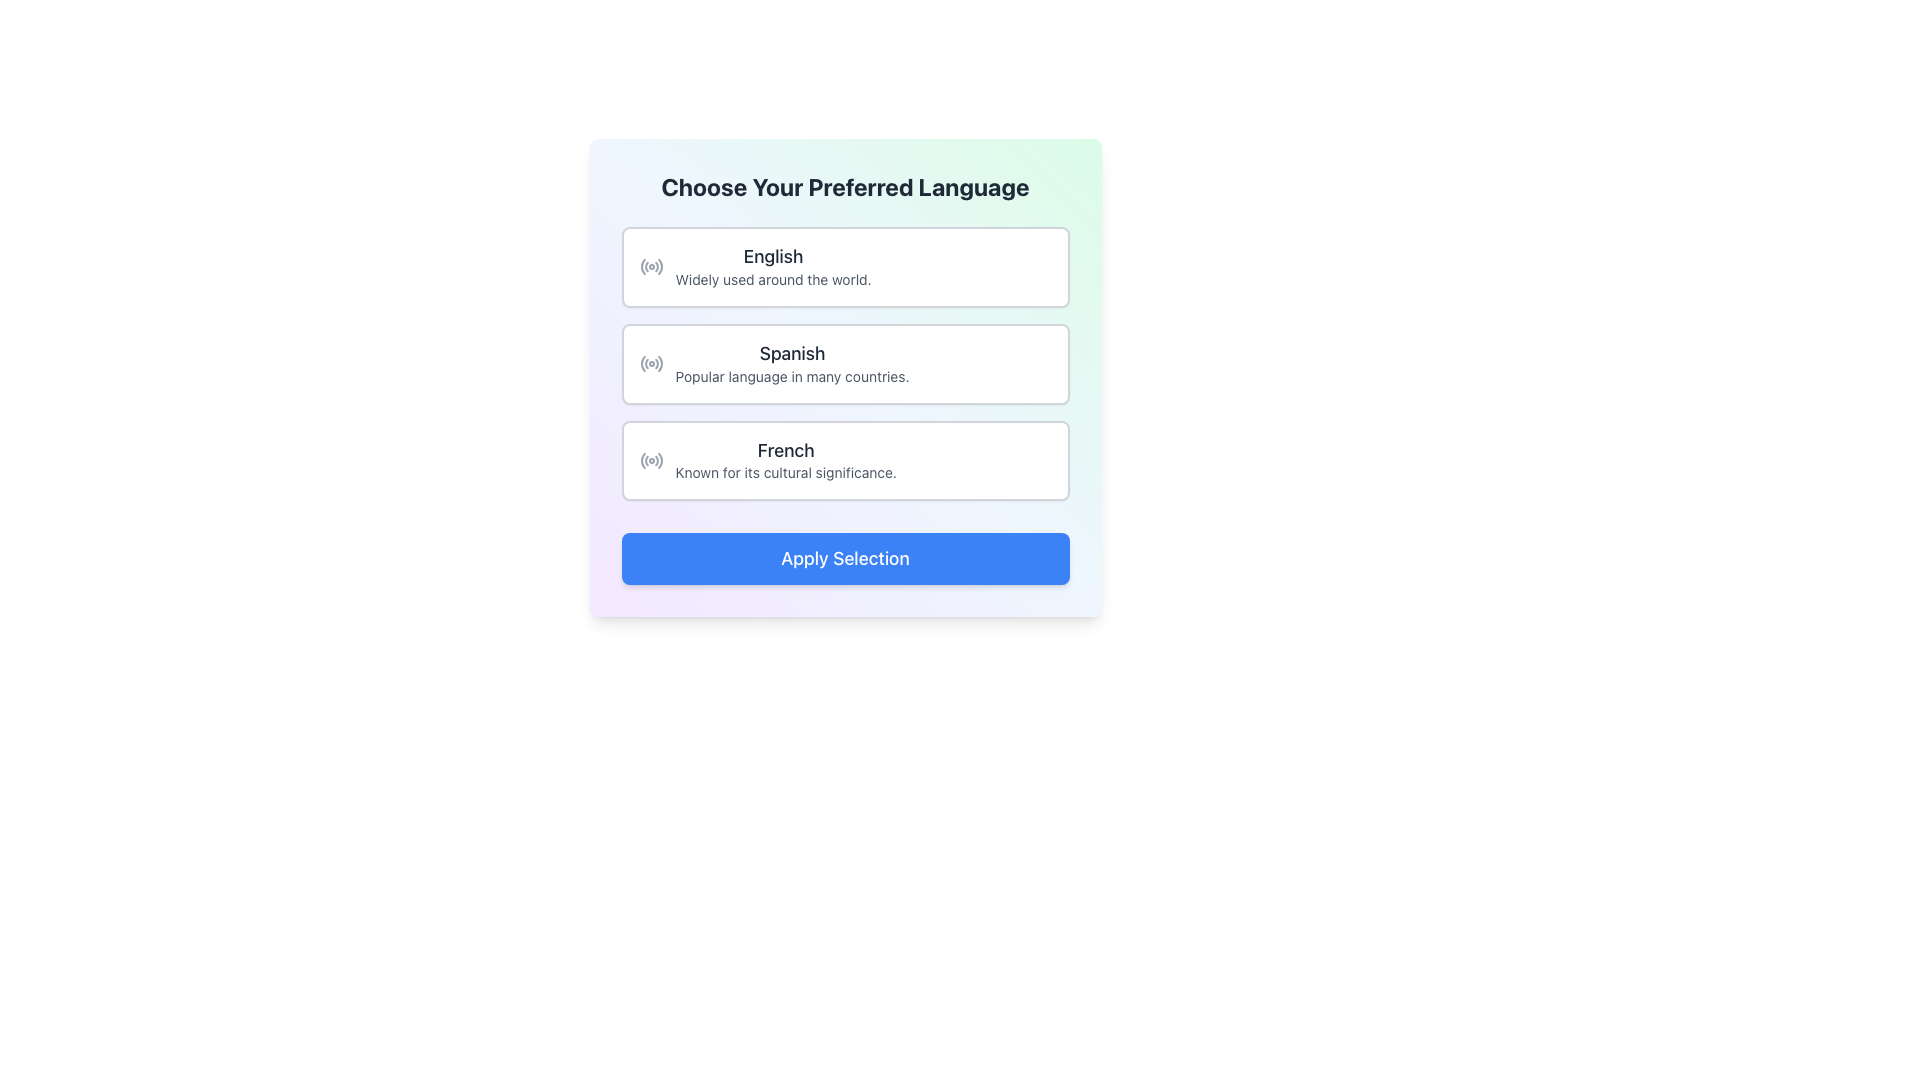 This screenshot has height=1080, width=1920. What do you see at coordinates (791, 376) in the screenshot?
I see `the subtitle text label styled in smaller gray font under the 'Spanish' header, which is centrally aligned within the second selectable language option box` at bounding box center [791, 376].